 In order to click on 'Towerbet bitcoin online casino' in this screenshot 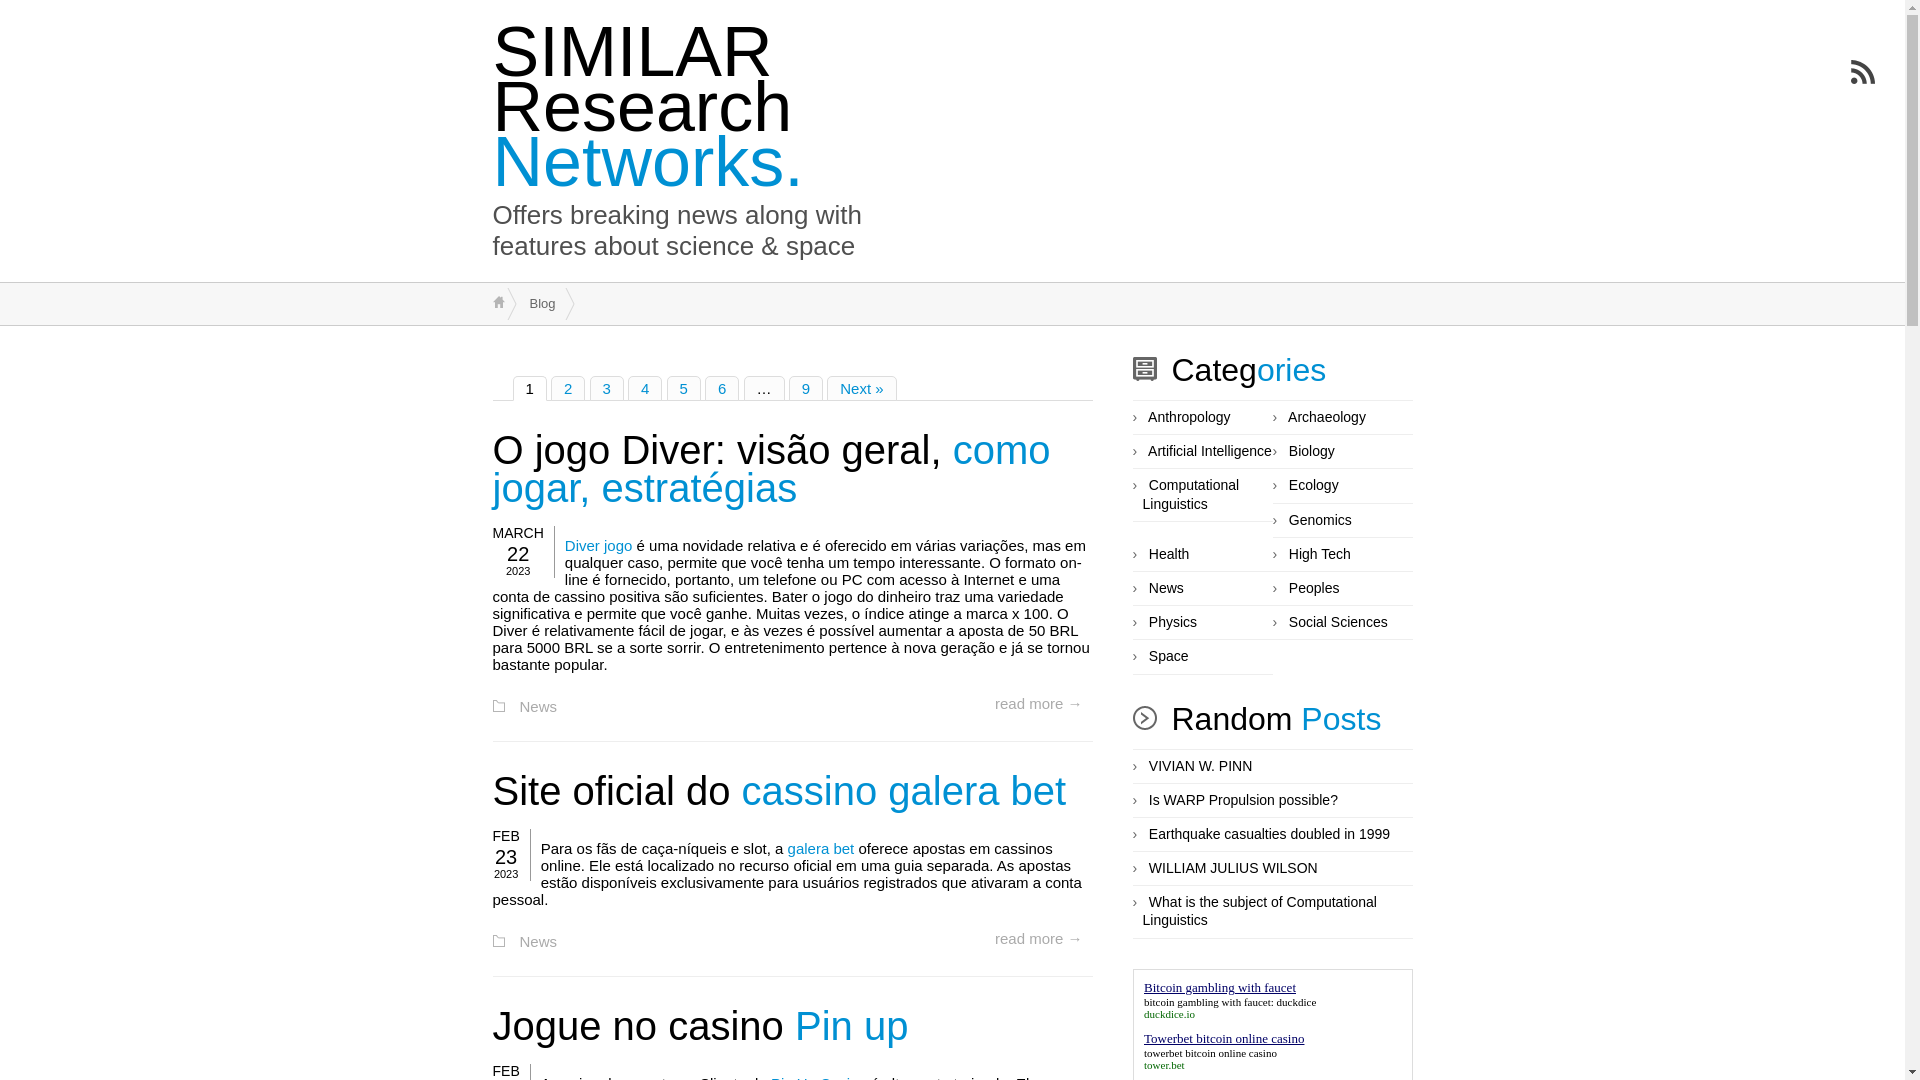, I will do `click(1223, 1037)`.